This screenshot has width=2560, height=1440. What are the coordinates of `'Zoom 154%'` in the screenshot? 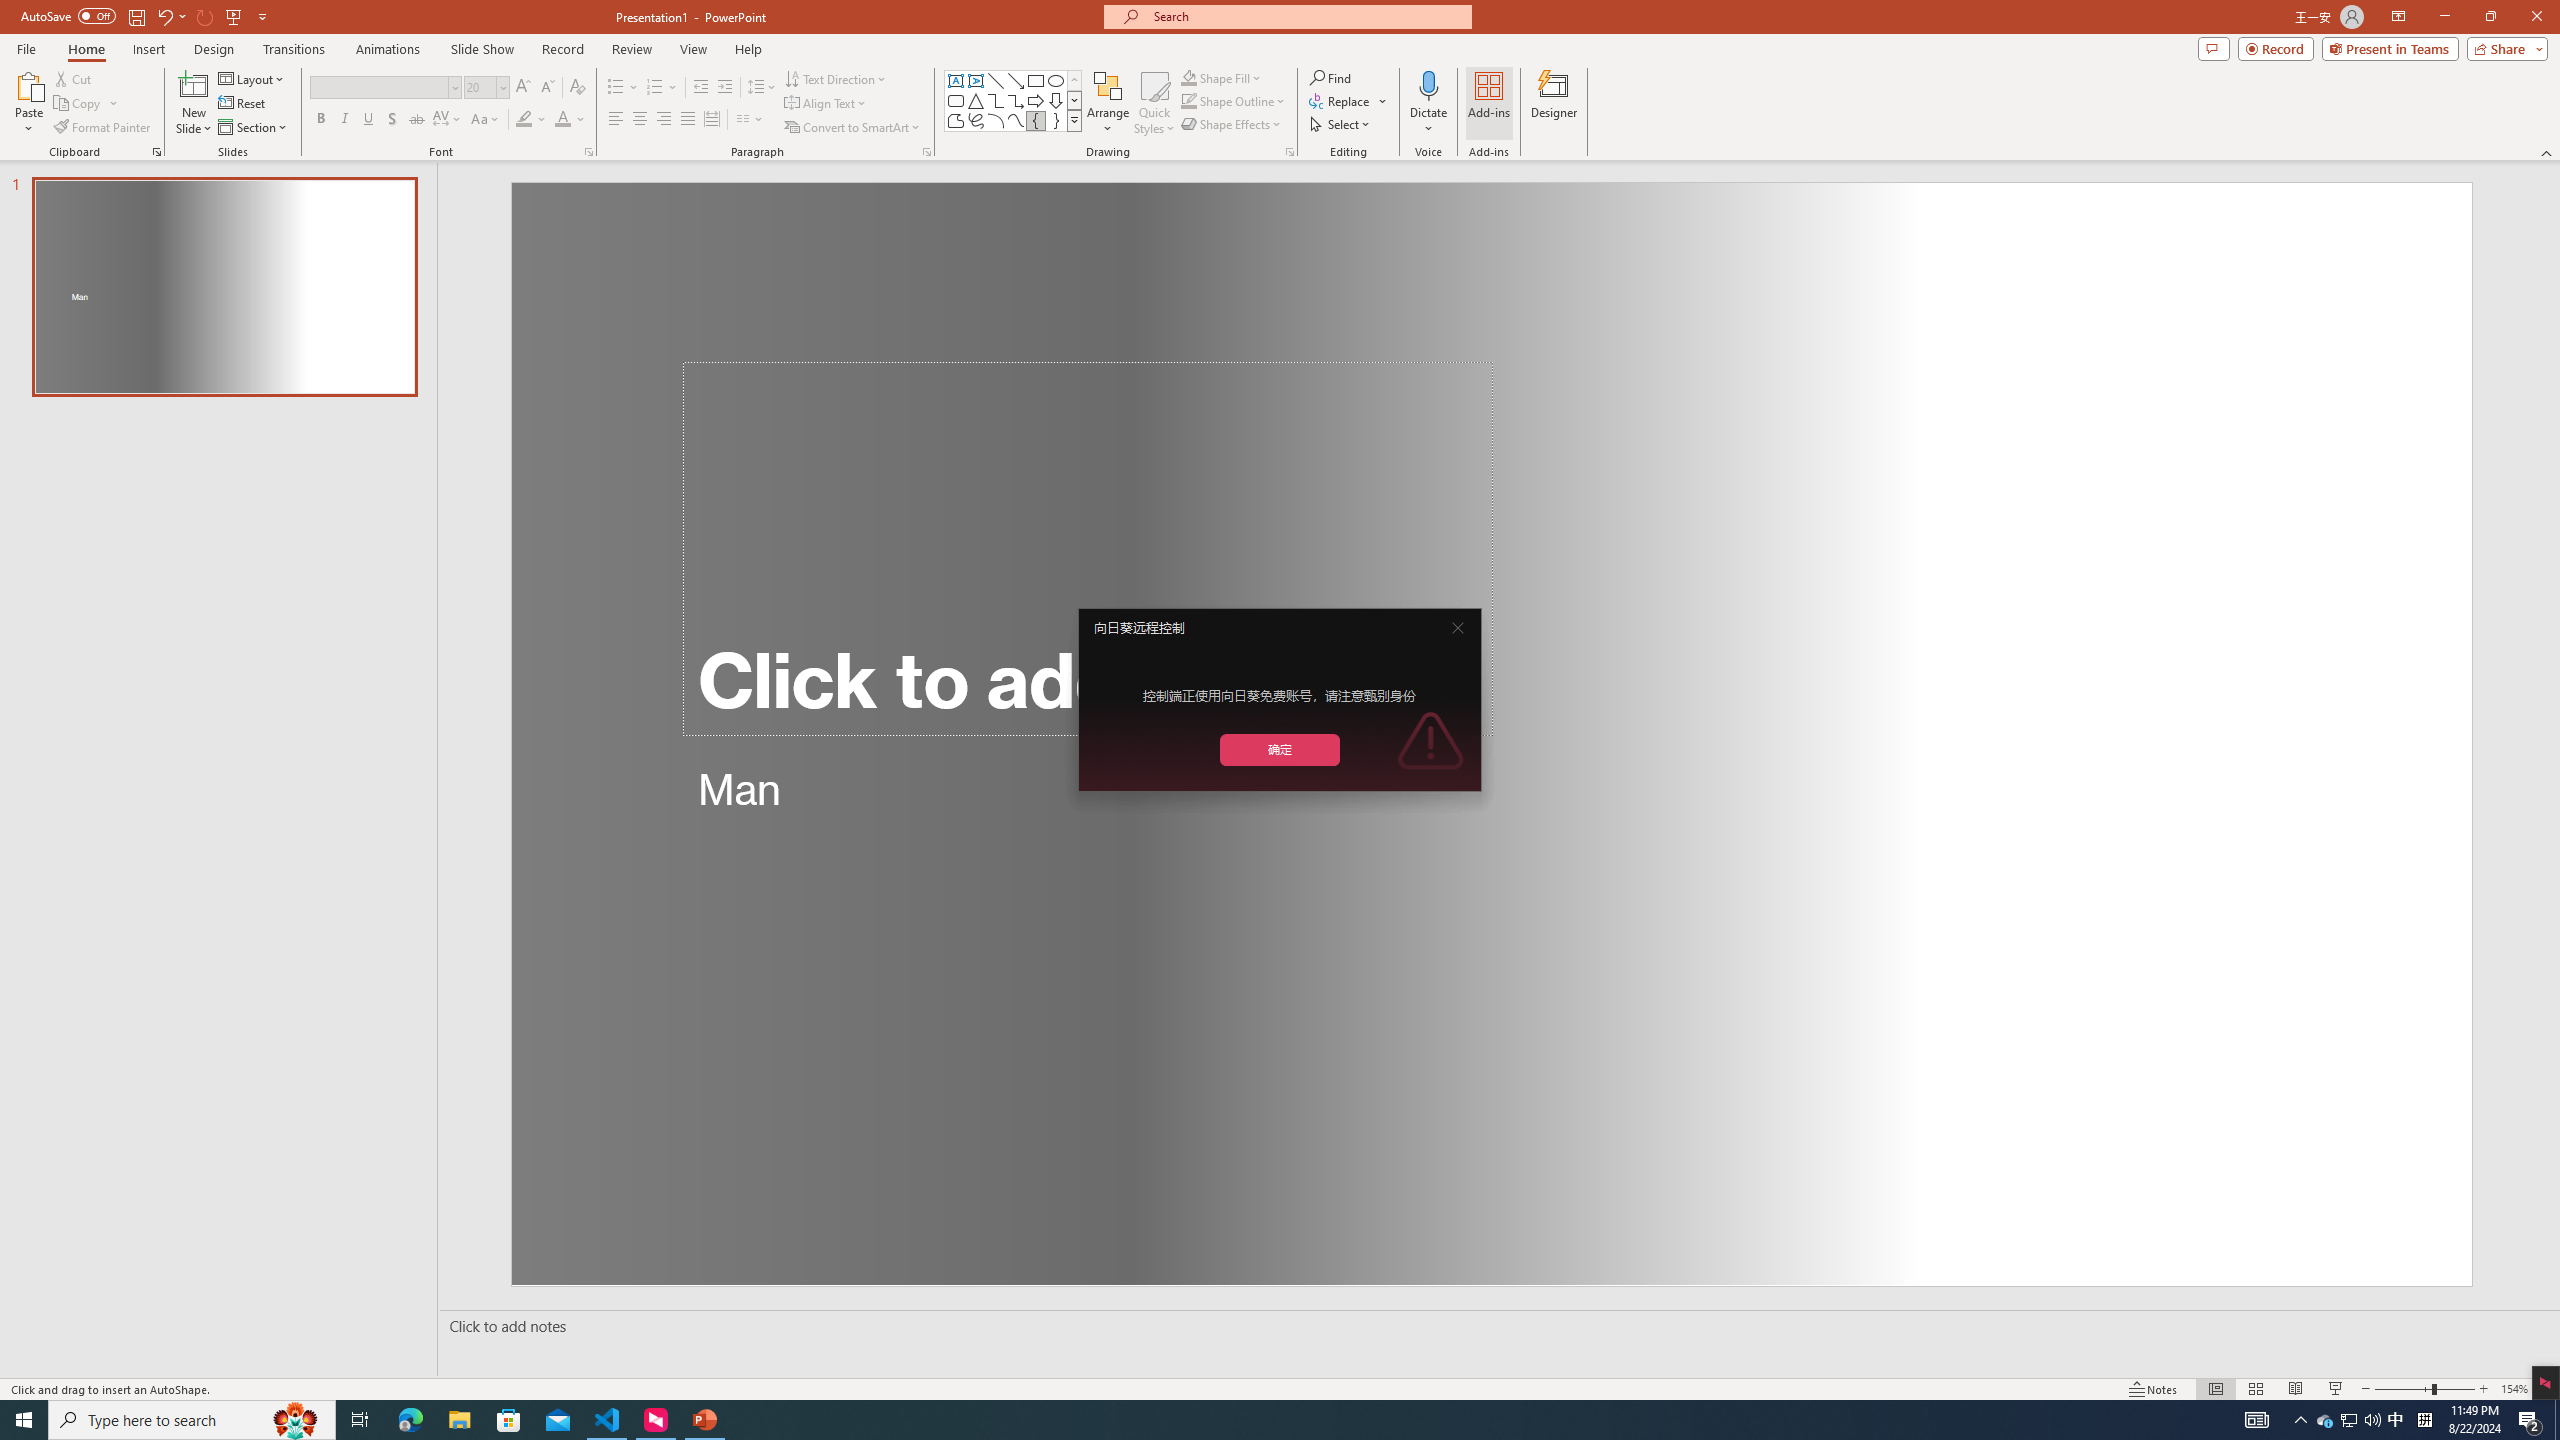 It's located at (2515, 1389).